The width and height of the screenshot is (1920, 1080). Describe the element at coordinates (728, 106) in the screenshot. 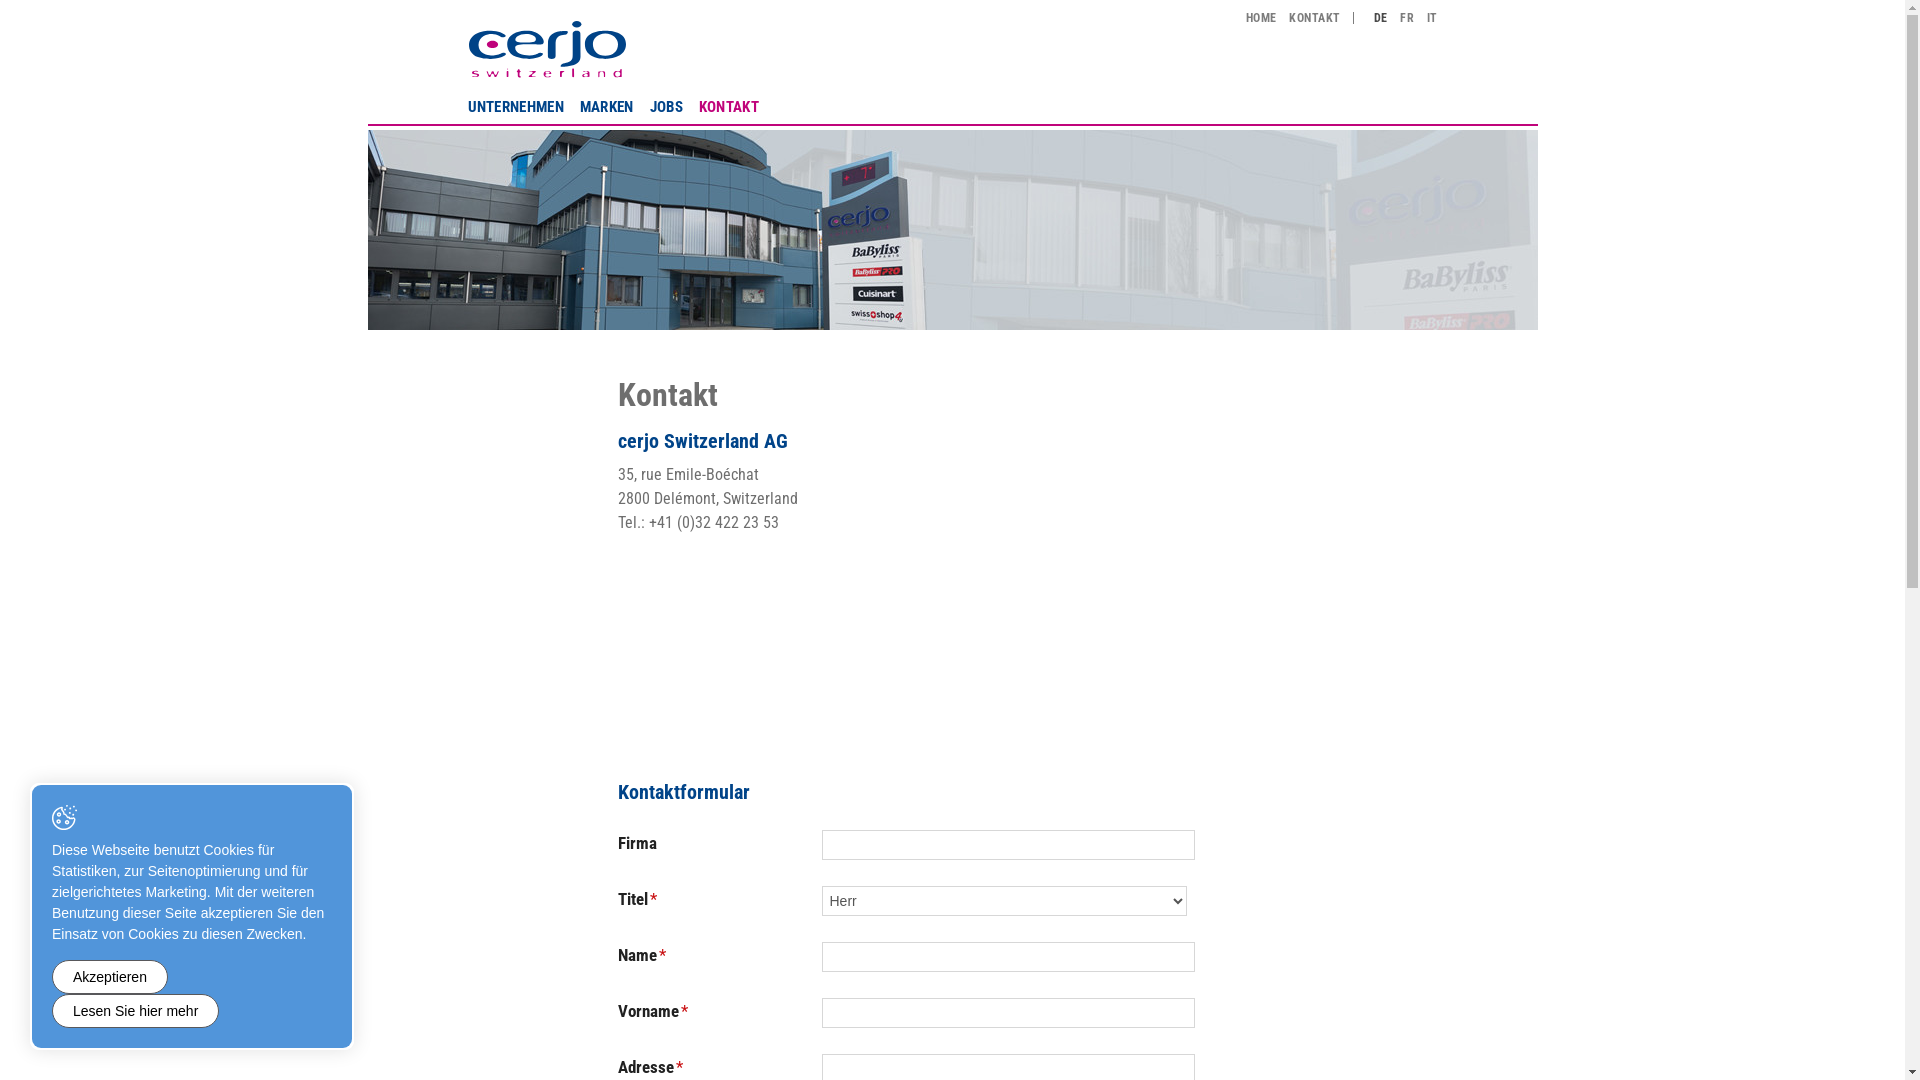

I see `'KONTAKT'` at that location.